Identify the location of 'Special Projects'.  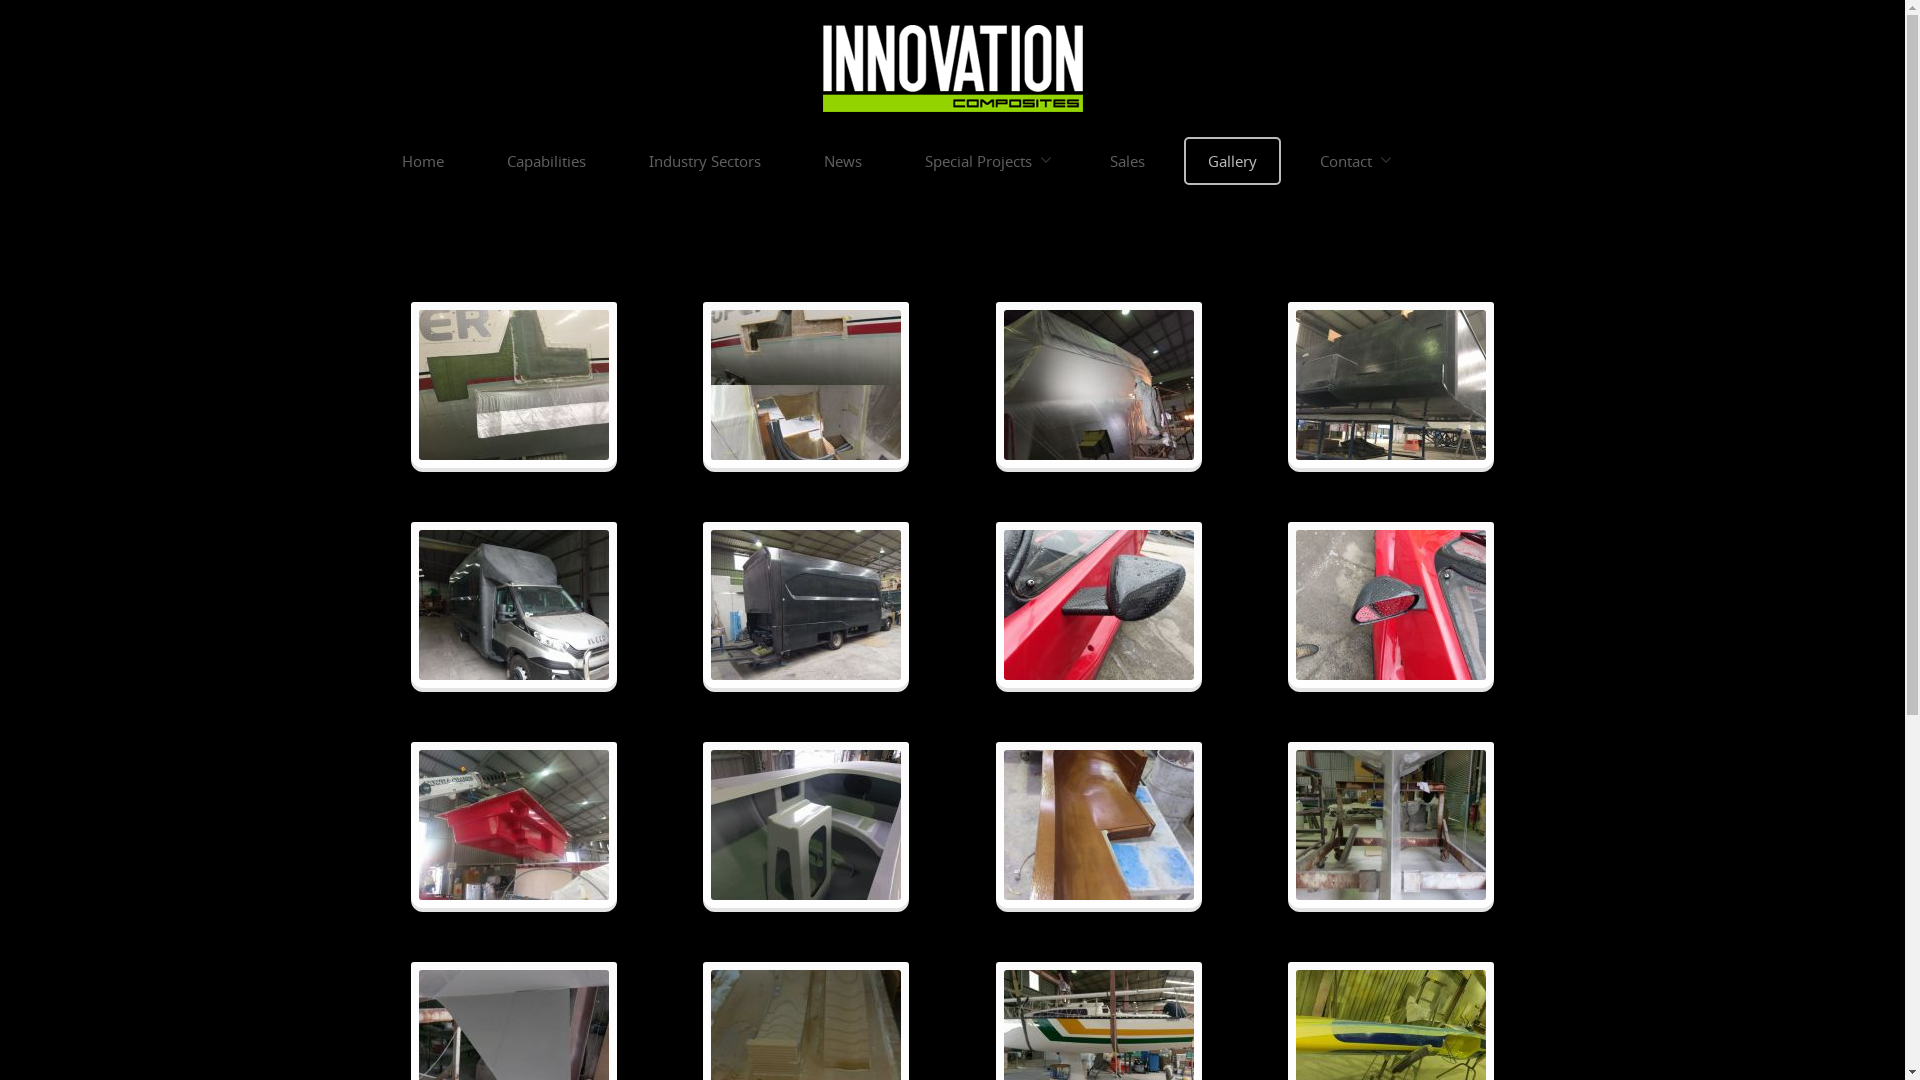
(901, 160).